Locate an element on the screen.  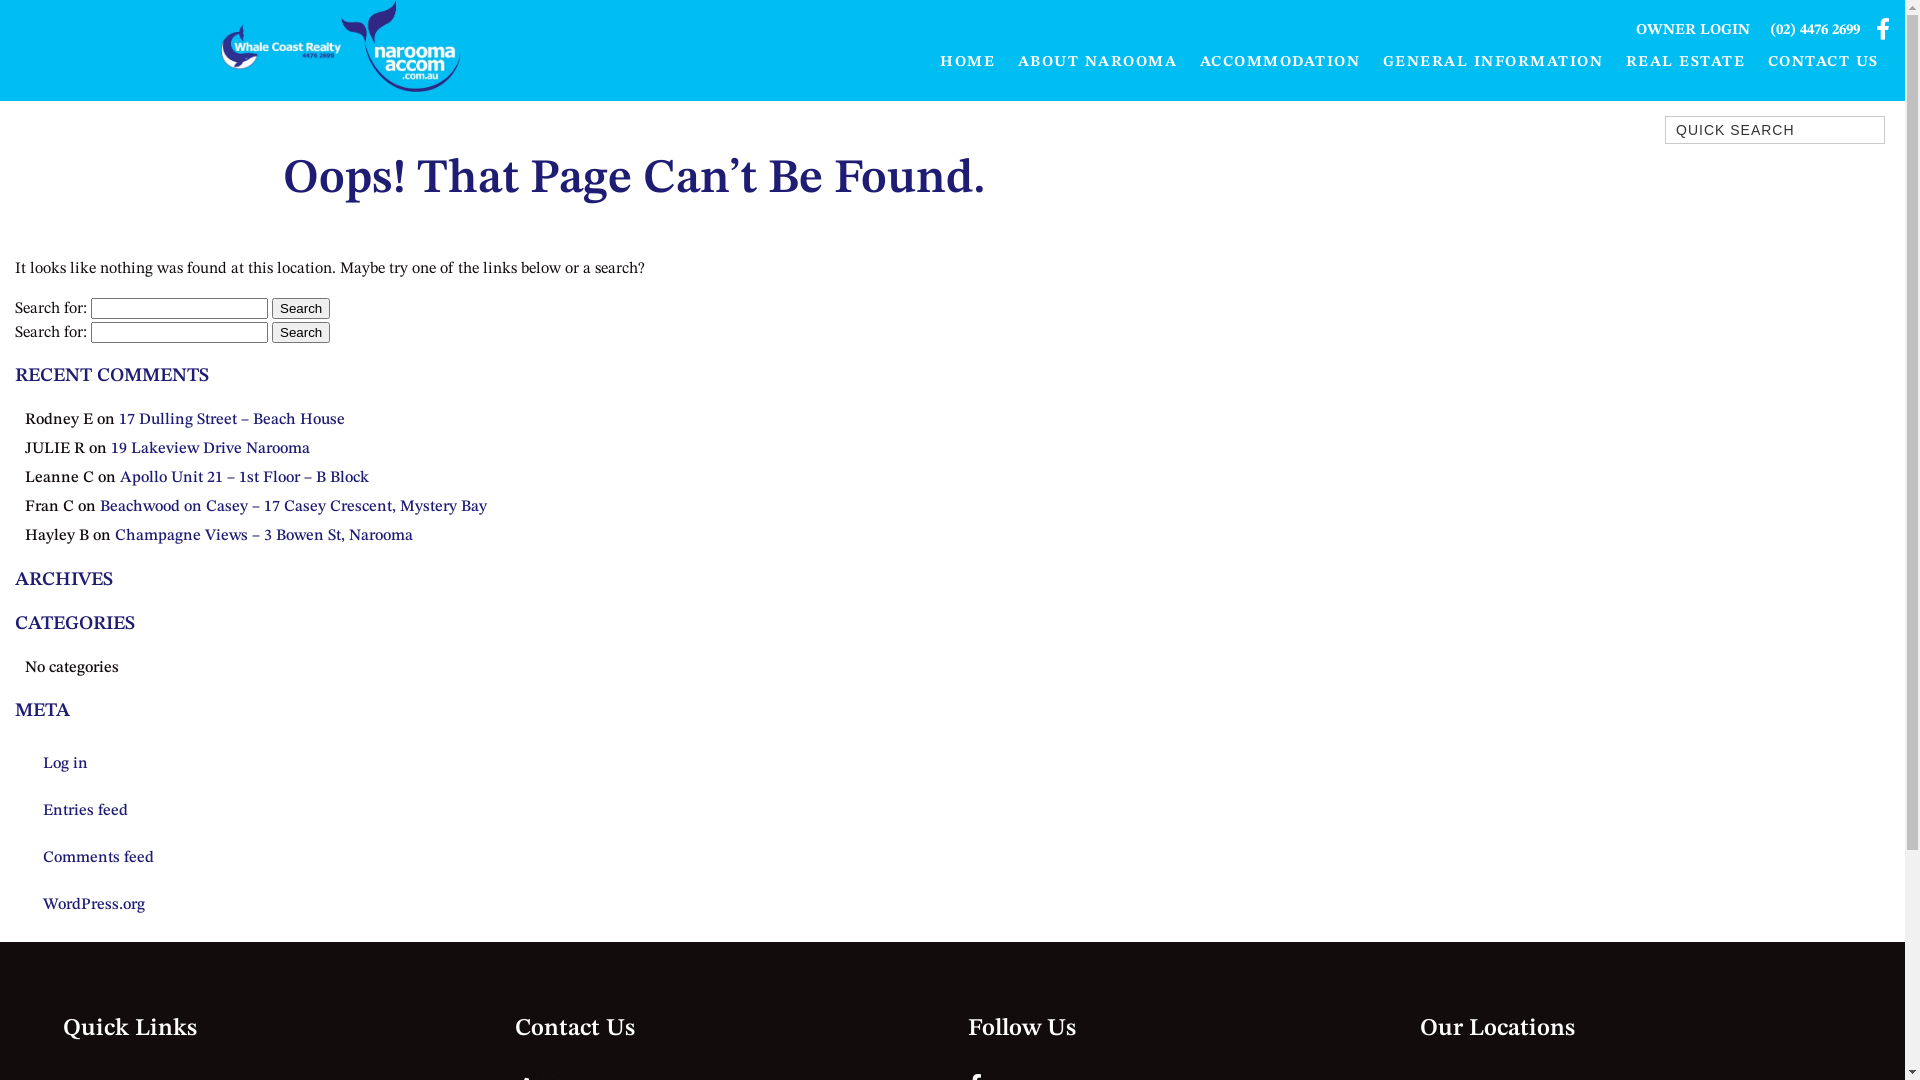
'OWNER LOGIN' is located at coordinates (1692, 30).